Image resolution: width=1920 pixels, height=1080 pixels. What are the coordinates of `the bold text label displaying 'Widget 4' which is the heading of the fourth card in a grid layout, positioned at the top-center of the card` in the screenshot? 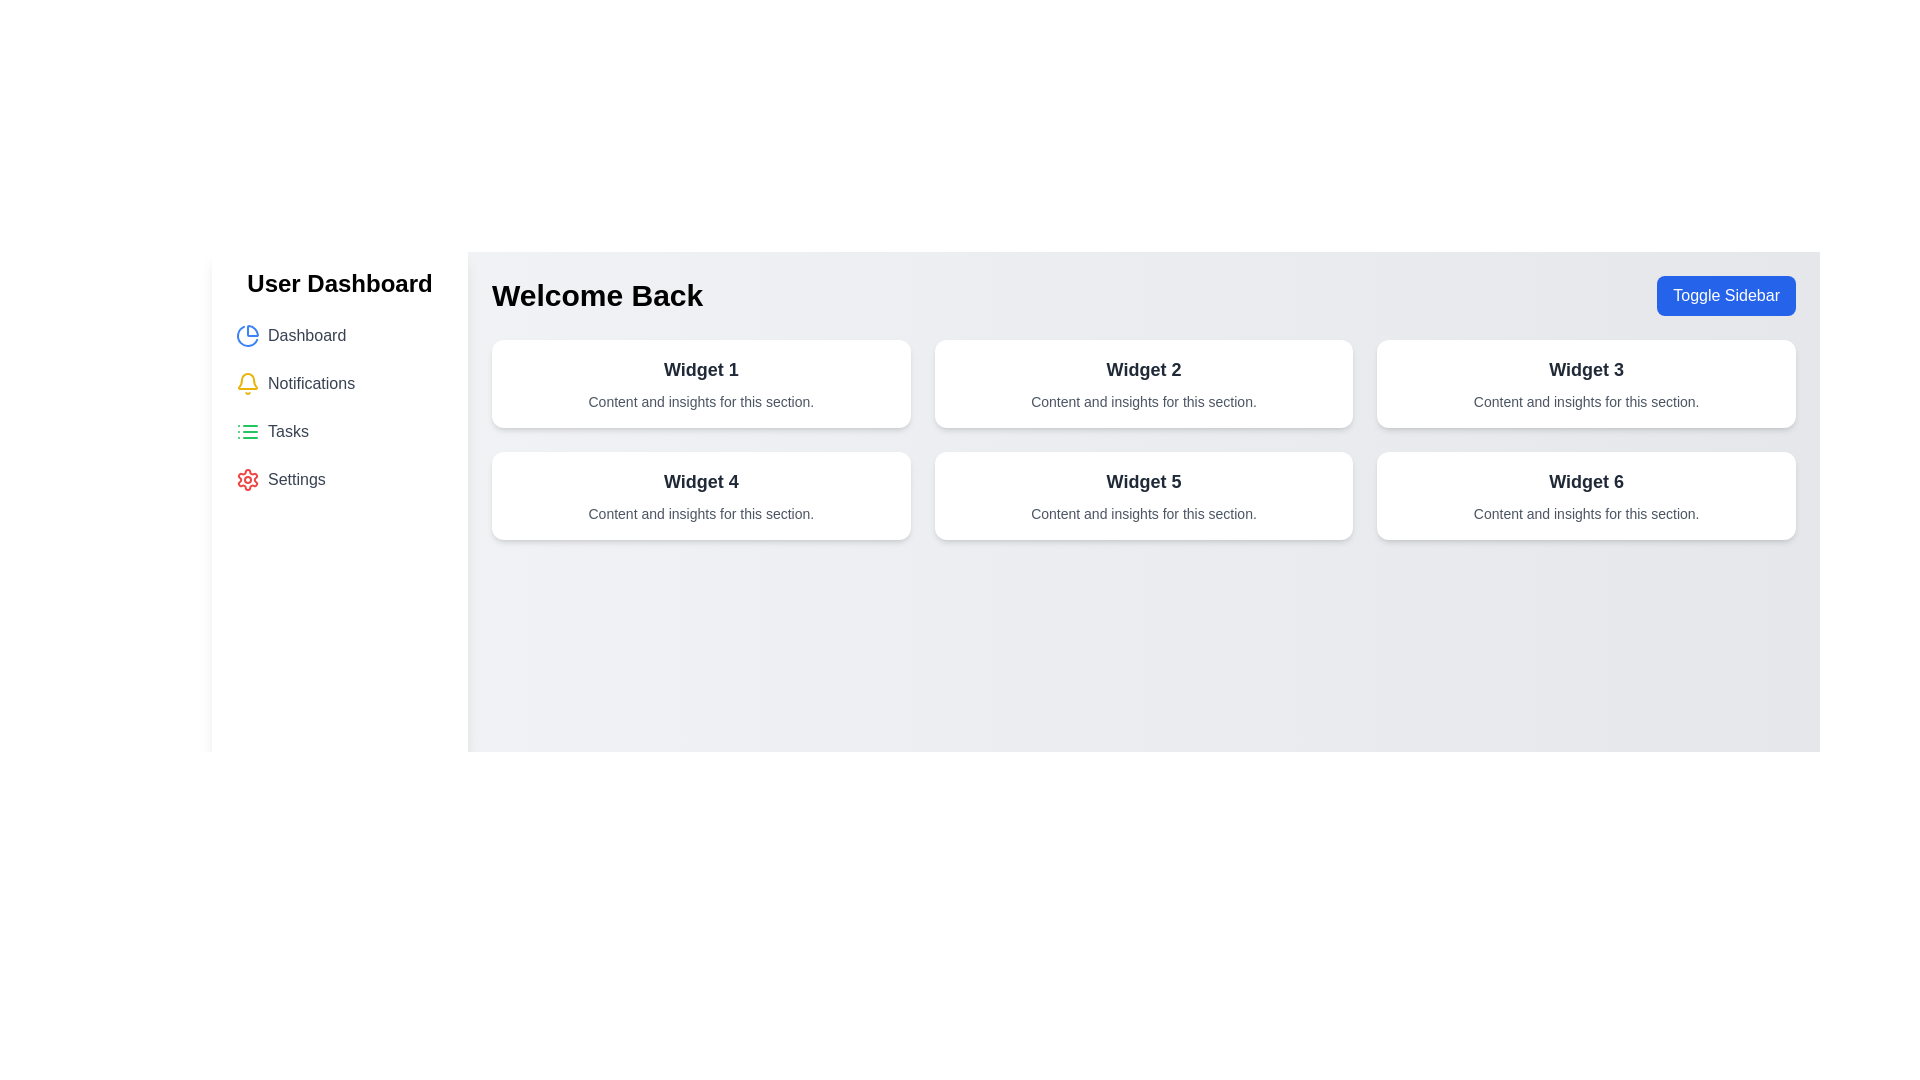 It's located at (701, 482).